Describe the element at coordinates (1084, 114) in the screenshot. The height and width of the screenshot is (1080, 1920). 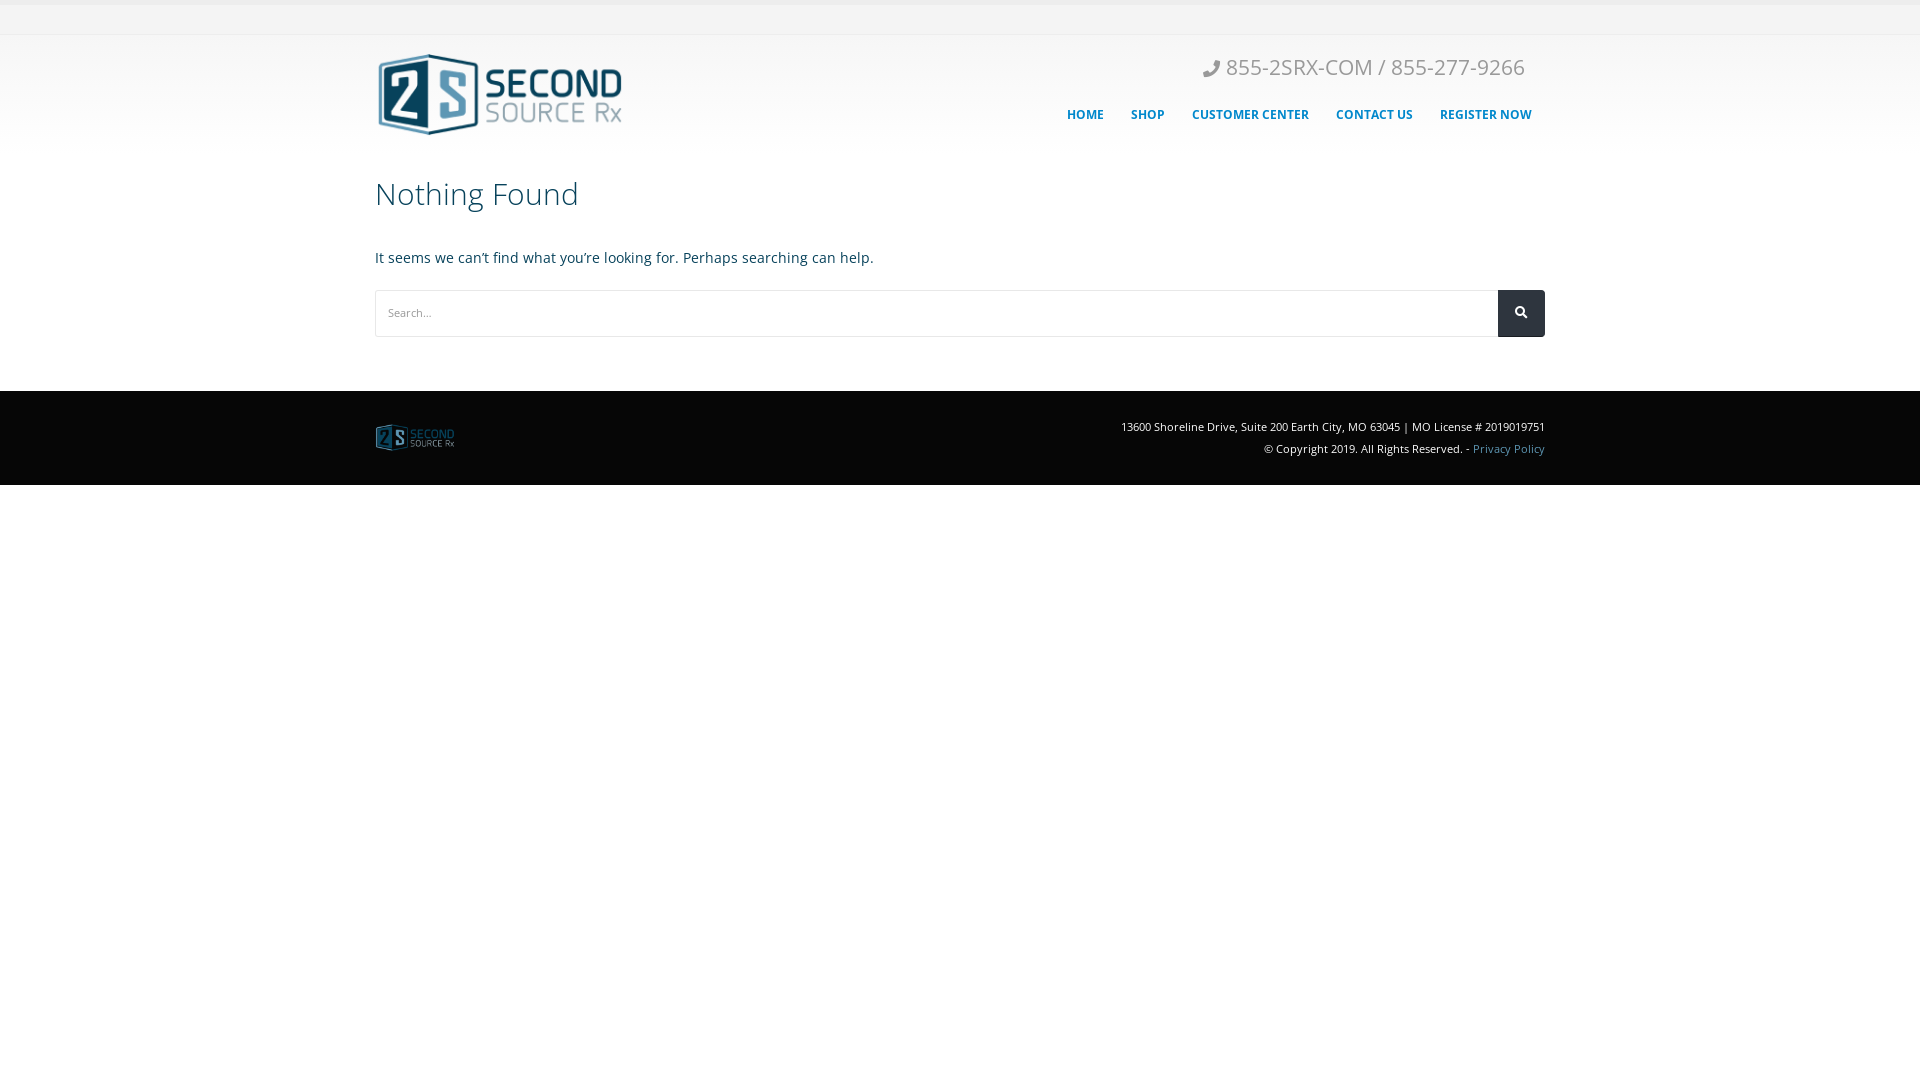
I see `'HOME'` at that location.